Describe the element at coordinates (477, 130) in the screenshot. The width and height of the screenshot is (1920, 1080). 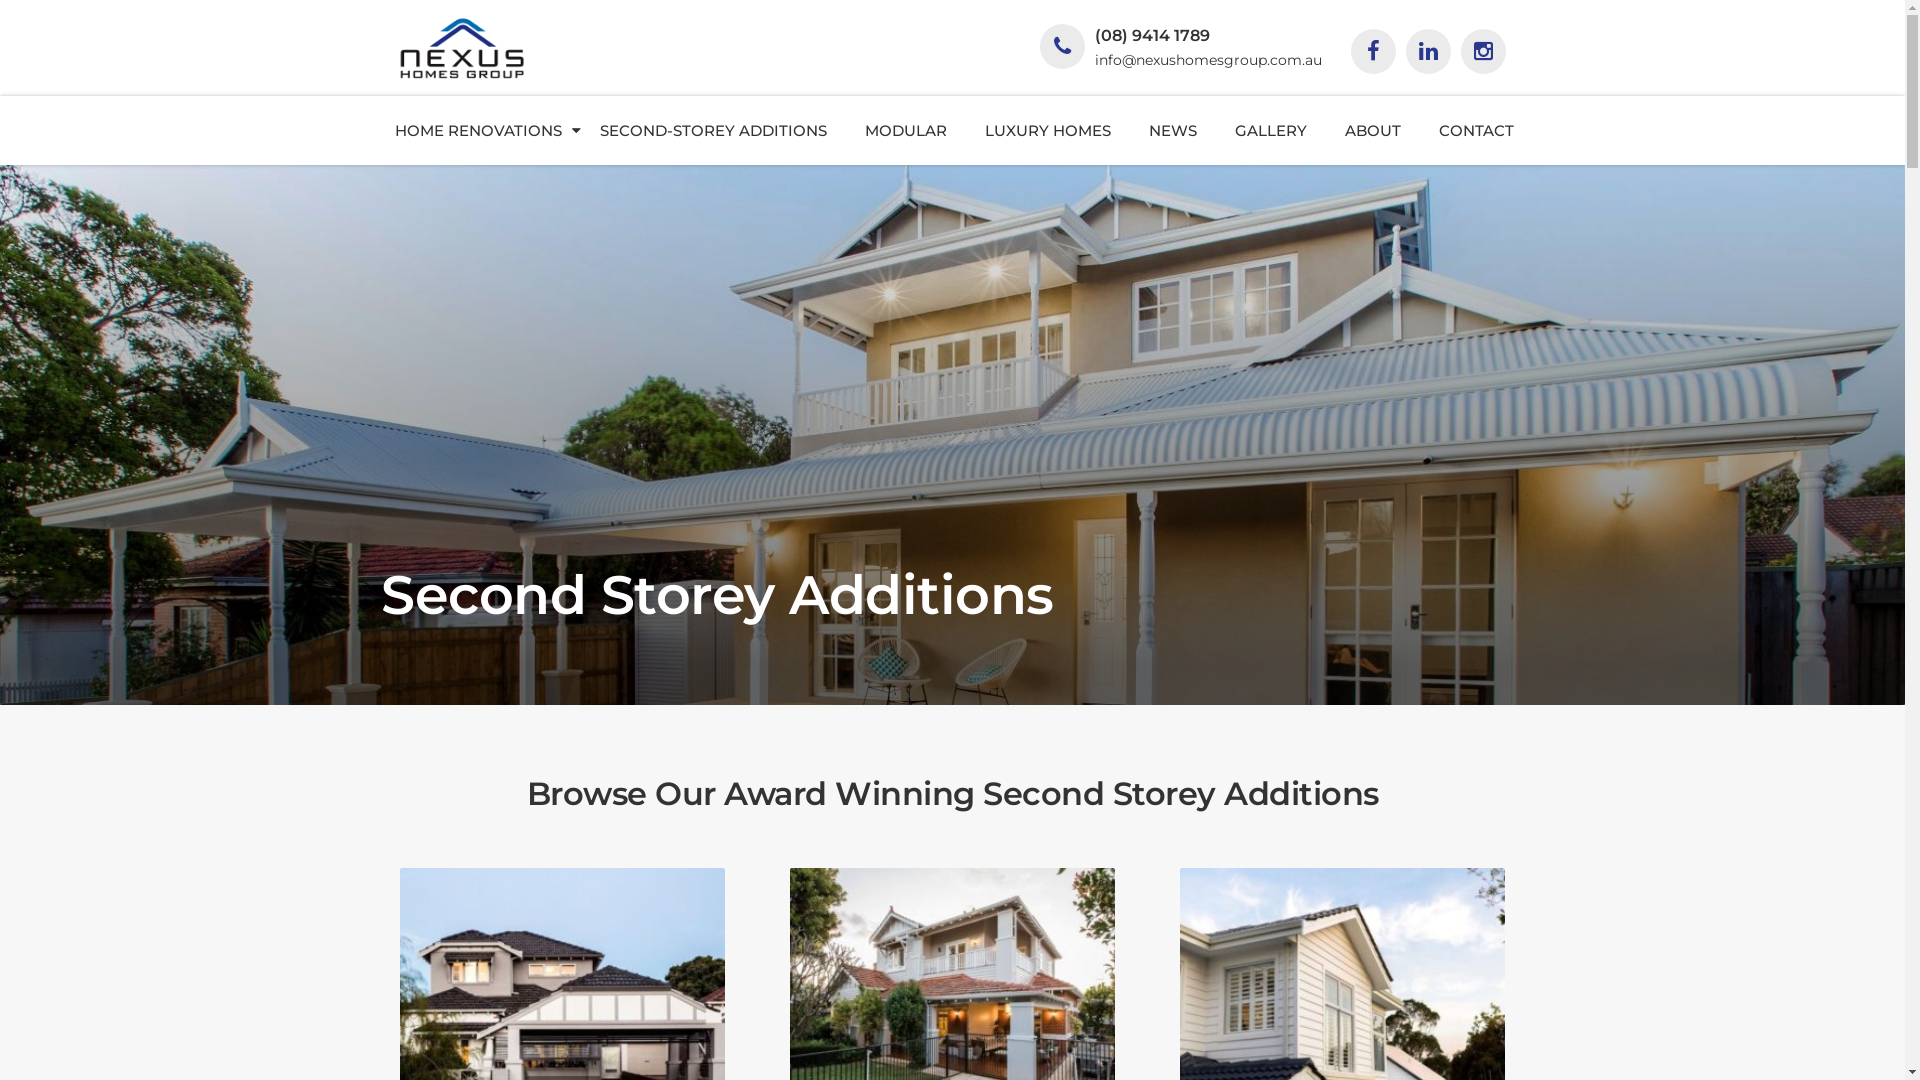
I see `'HOME RENOVATIONS'` at that location.